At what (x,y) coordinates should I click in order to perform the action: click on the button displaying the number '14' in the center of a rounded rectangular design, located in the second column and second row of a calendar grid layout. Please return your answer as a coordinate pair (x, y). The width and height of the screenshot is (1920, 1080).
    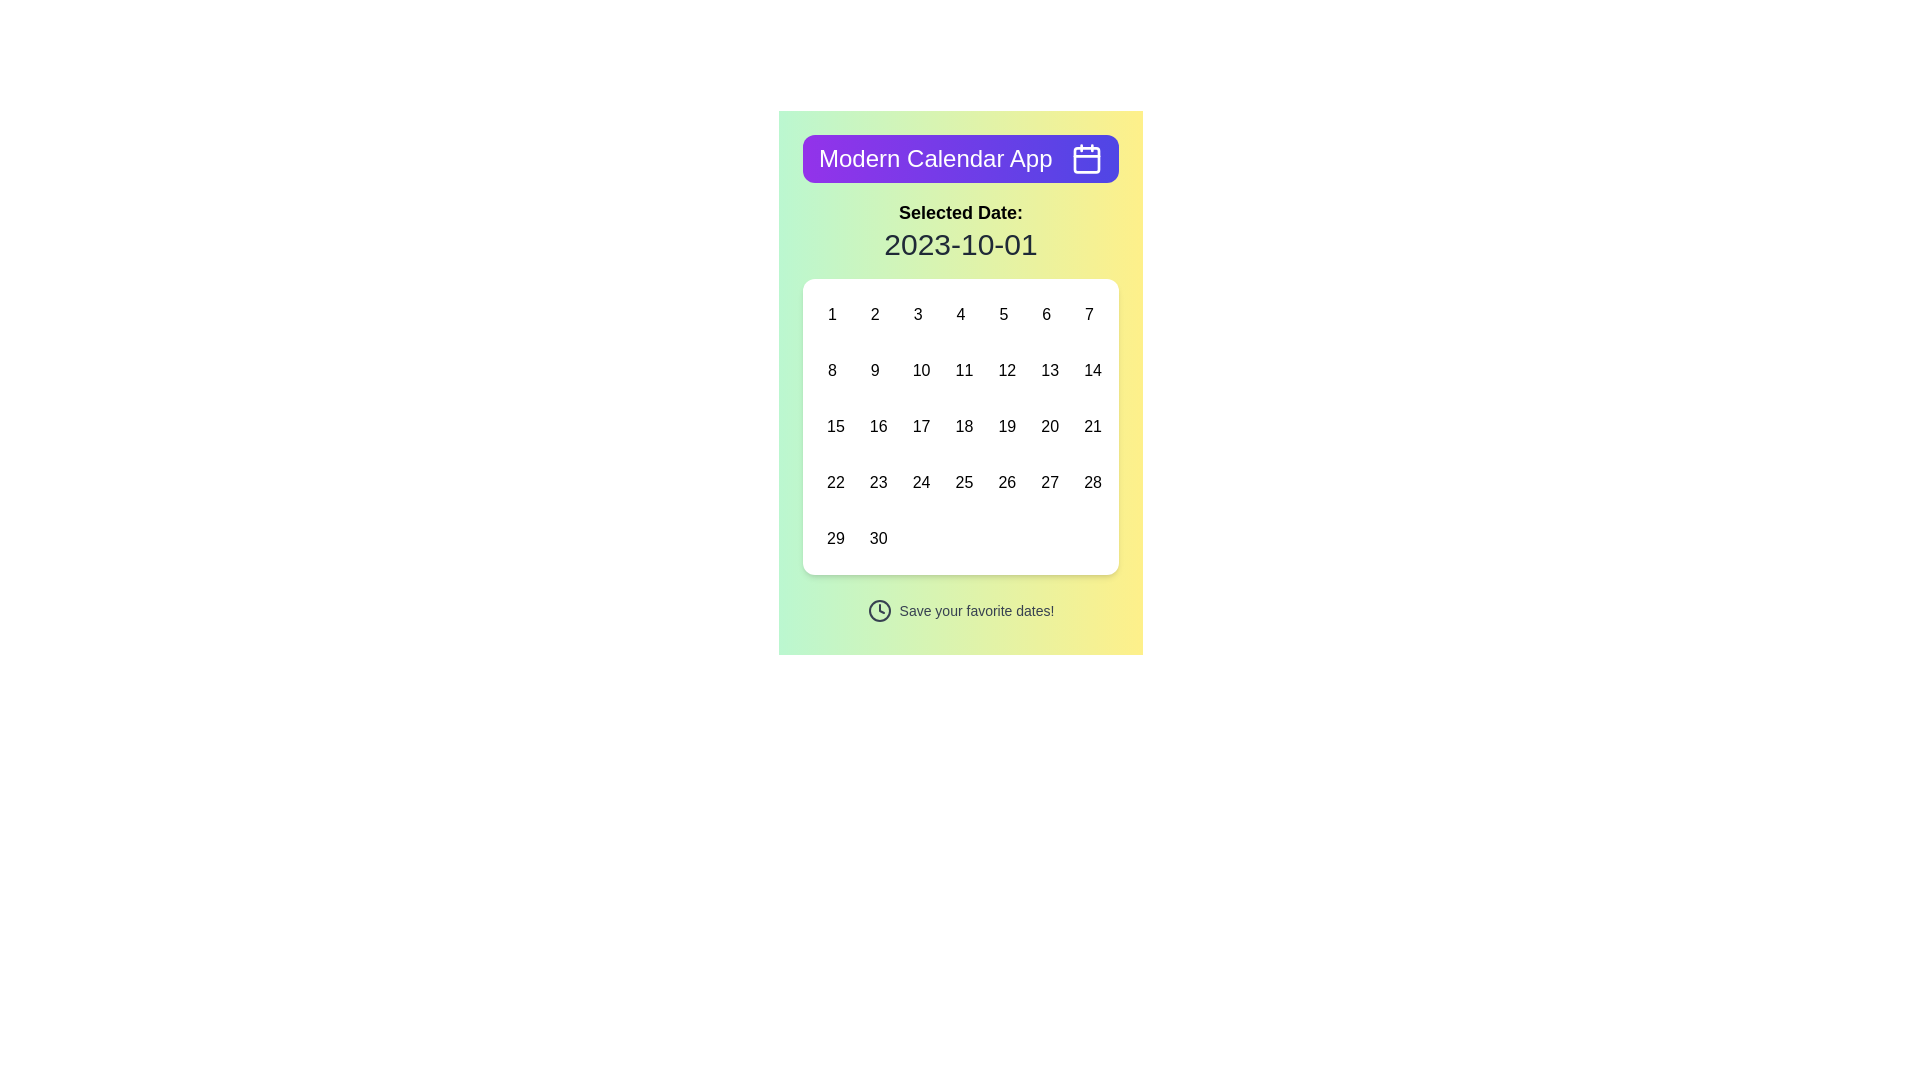
    Looking at the image, I should click on (1088, 370).